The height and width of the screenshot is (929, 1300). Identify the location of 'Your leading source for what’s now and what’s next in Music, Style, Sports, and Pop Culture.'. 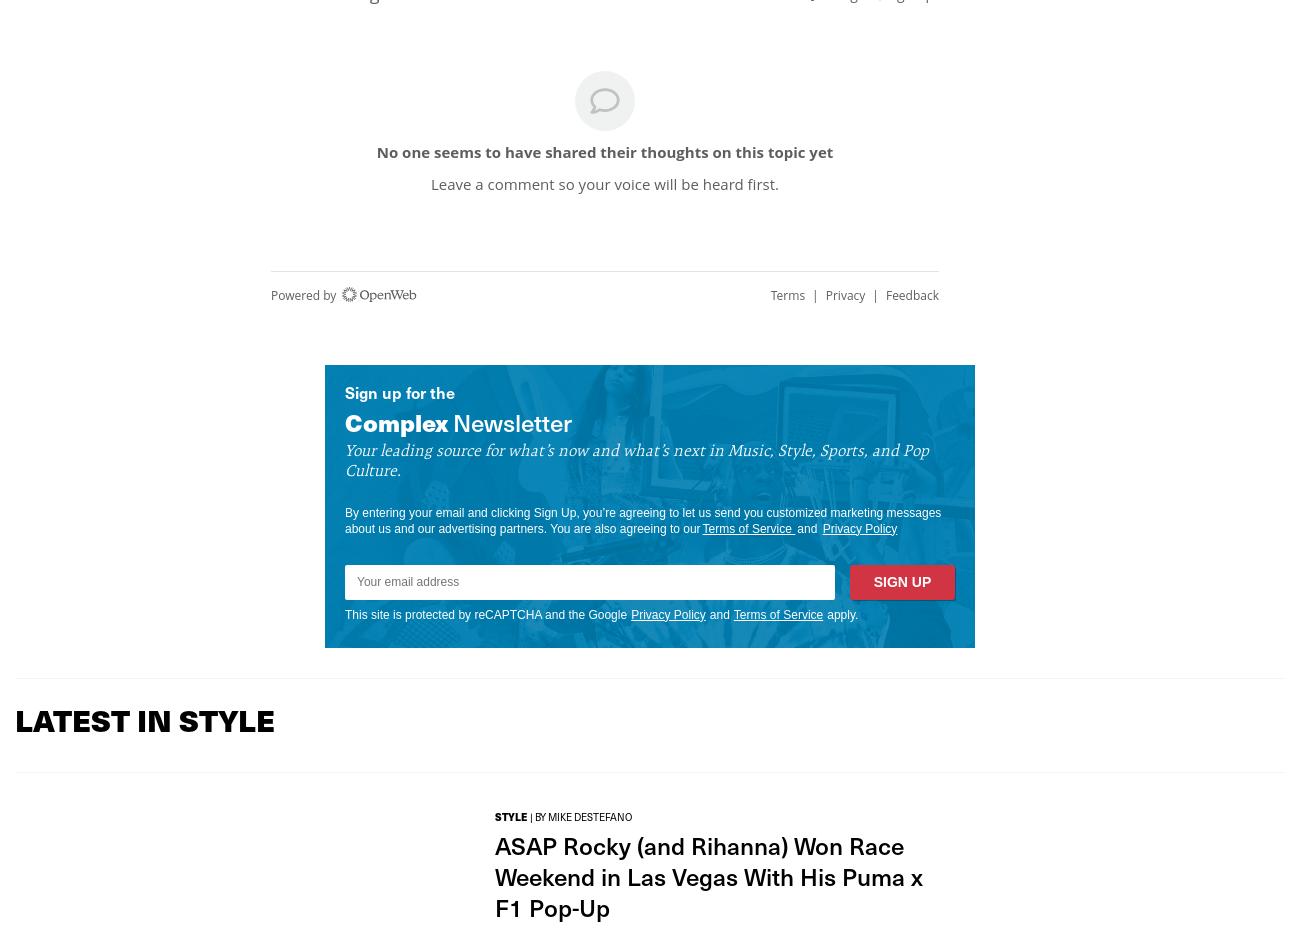
(637, 458).